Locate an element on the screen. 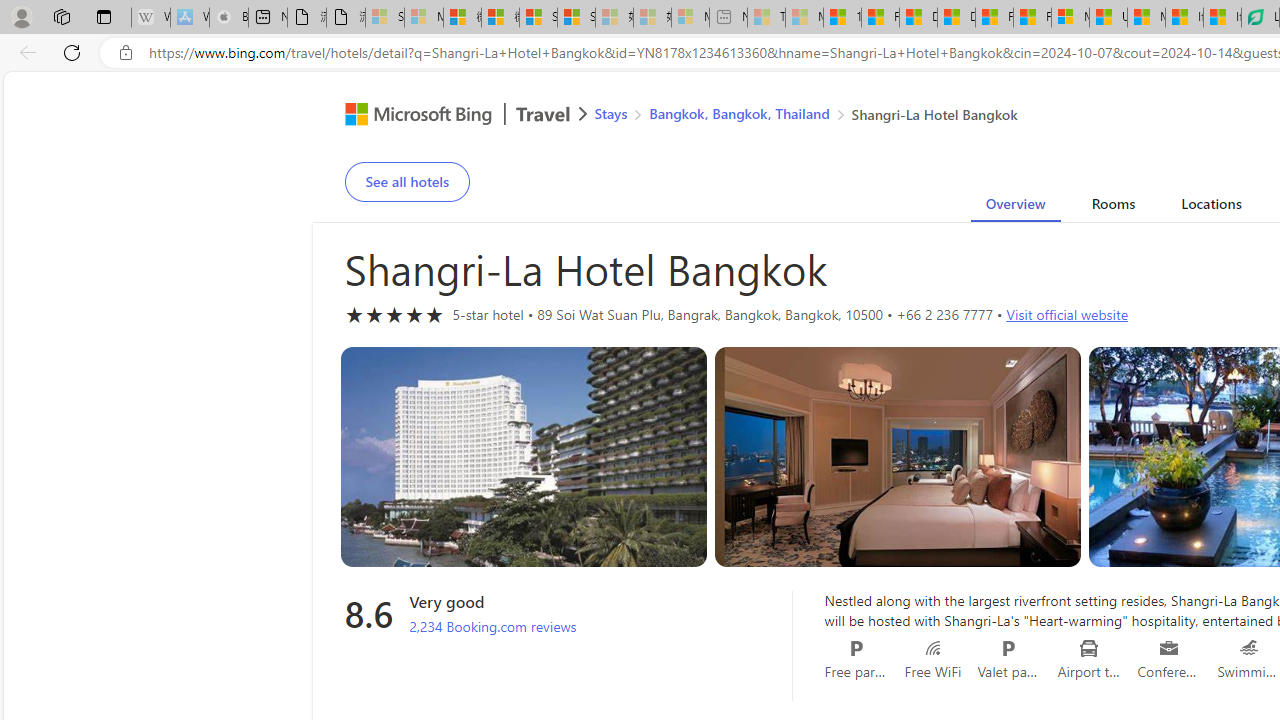 Image resolution: width=1280 pixels, height=720 pixels. 'Sign in to your Microsoft account - Sleeping' is located at coordinates (385, 17).